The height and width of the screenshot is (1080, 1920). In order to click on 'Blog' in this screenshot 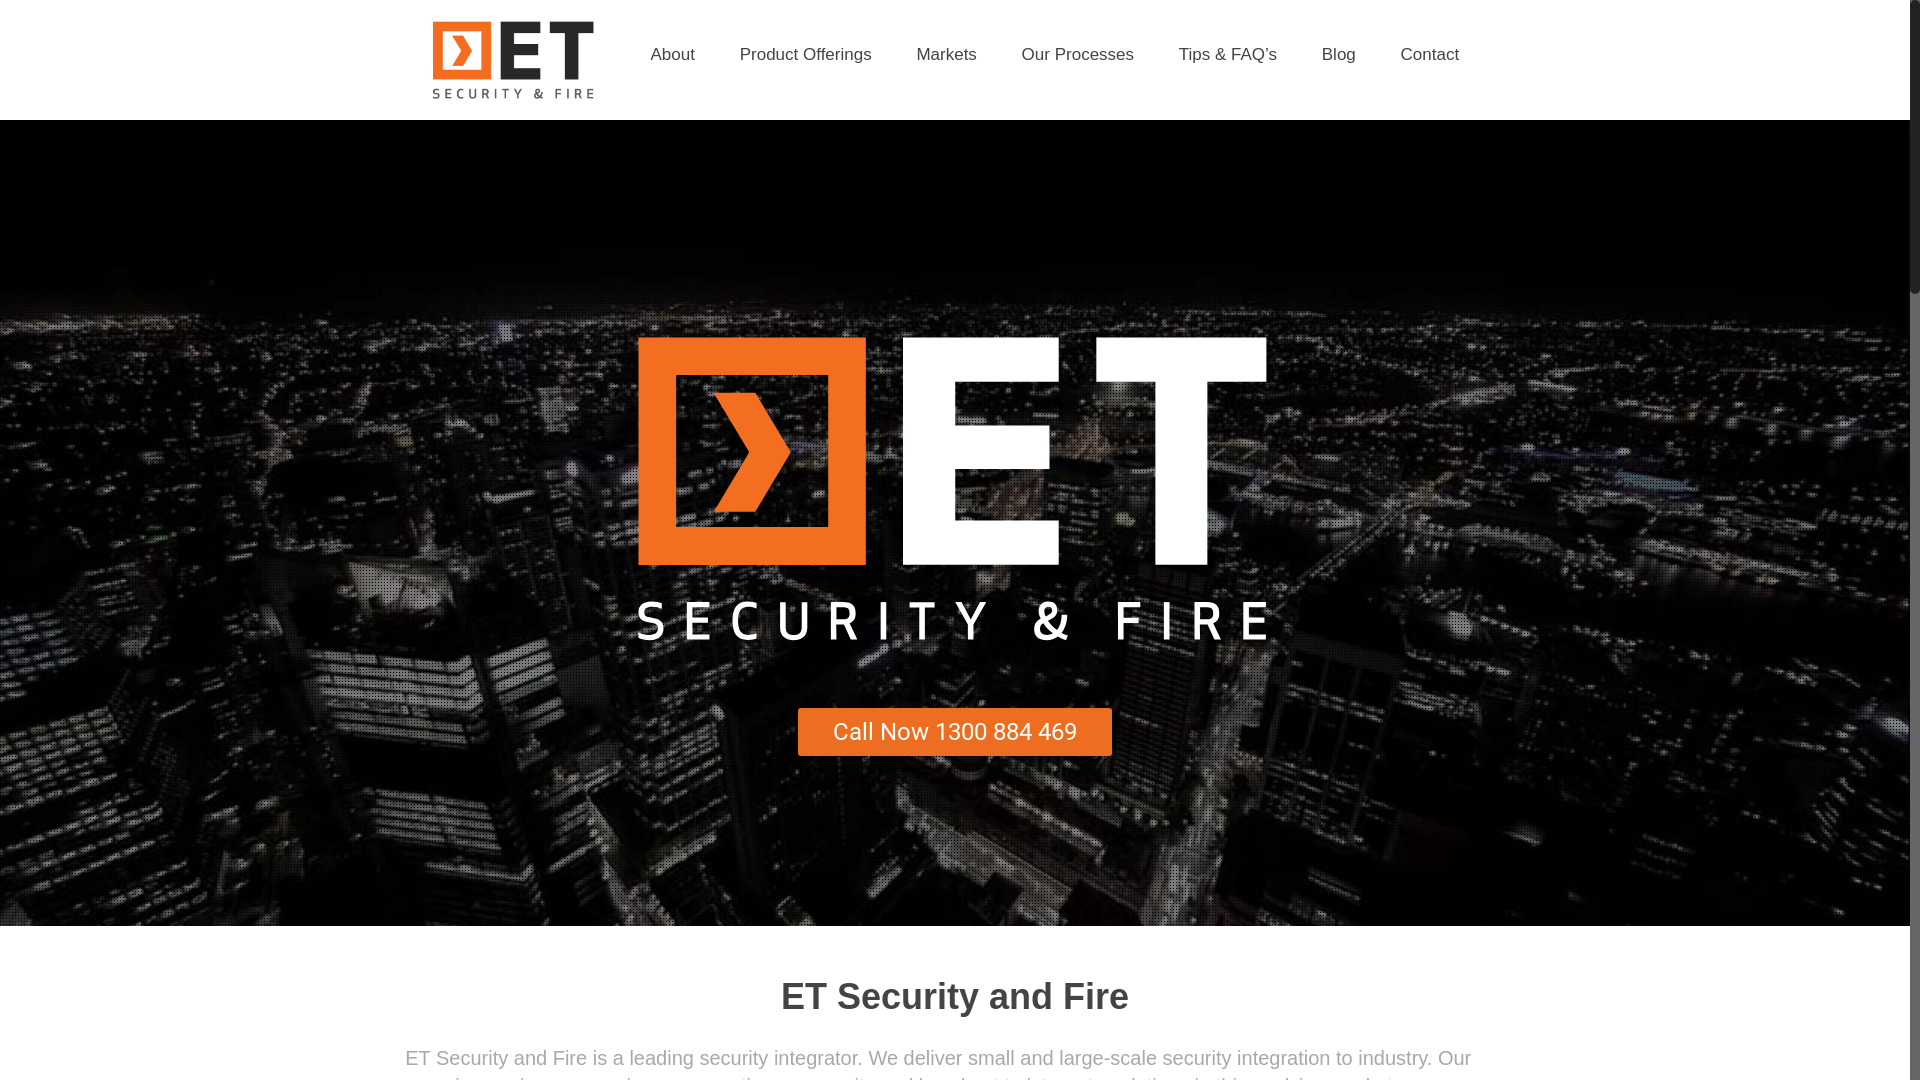, I will do `click(1339, 53)`.